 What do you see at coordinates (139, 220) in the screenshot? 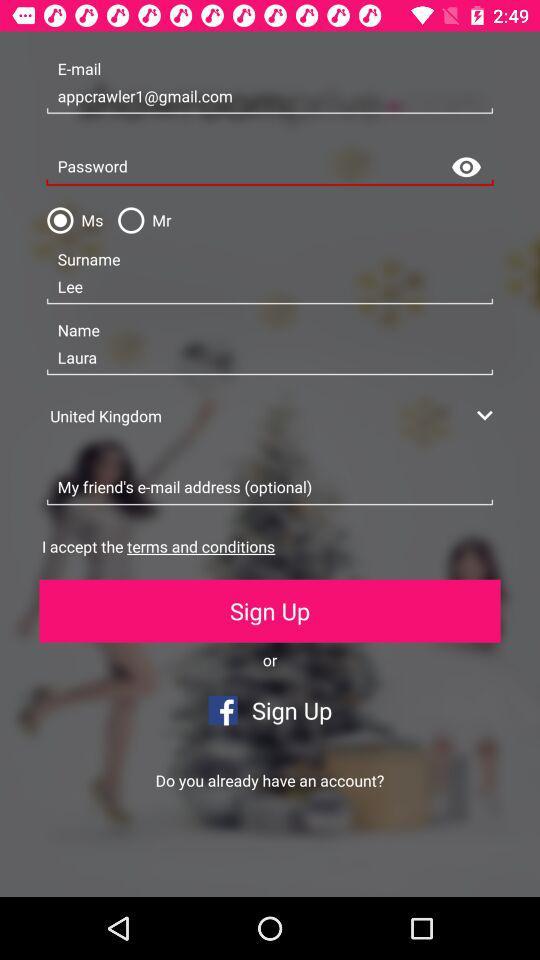
I see `the item to the right of ms icon` at bounding box center [139, 220].